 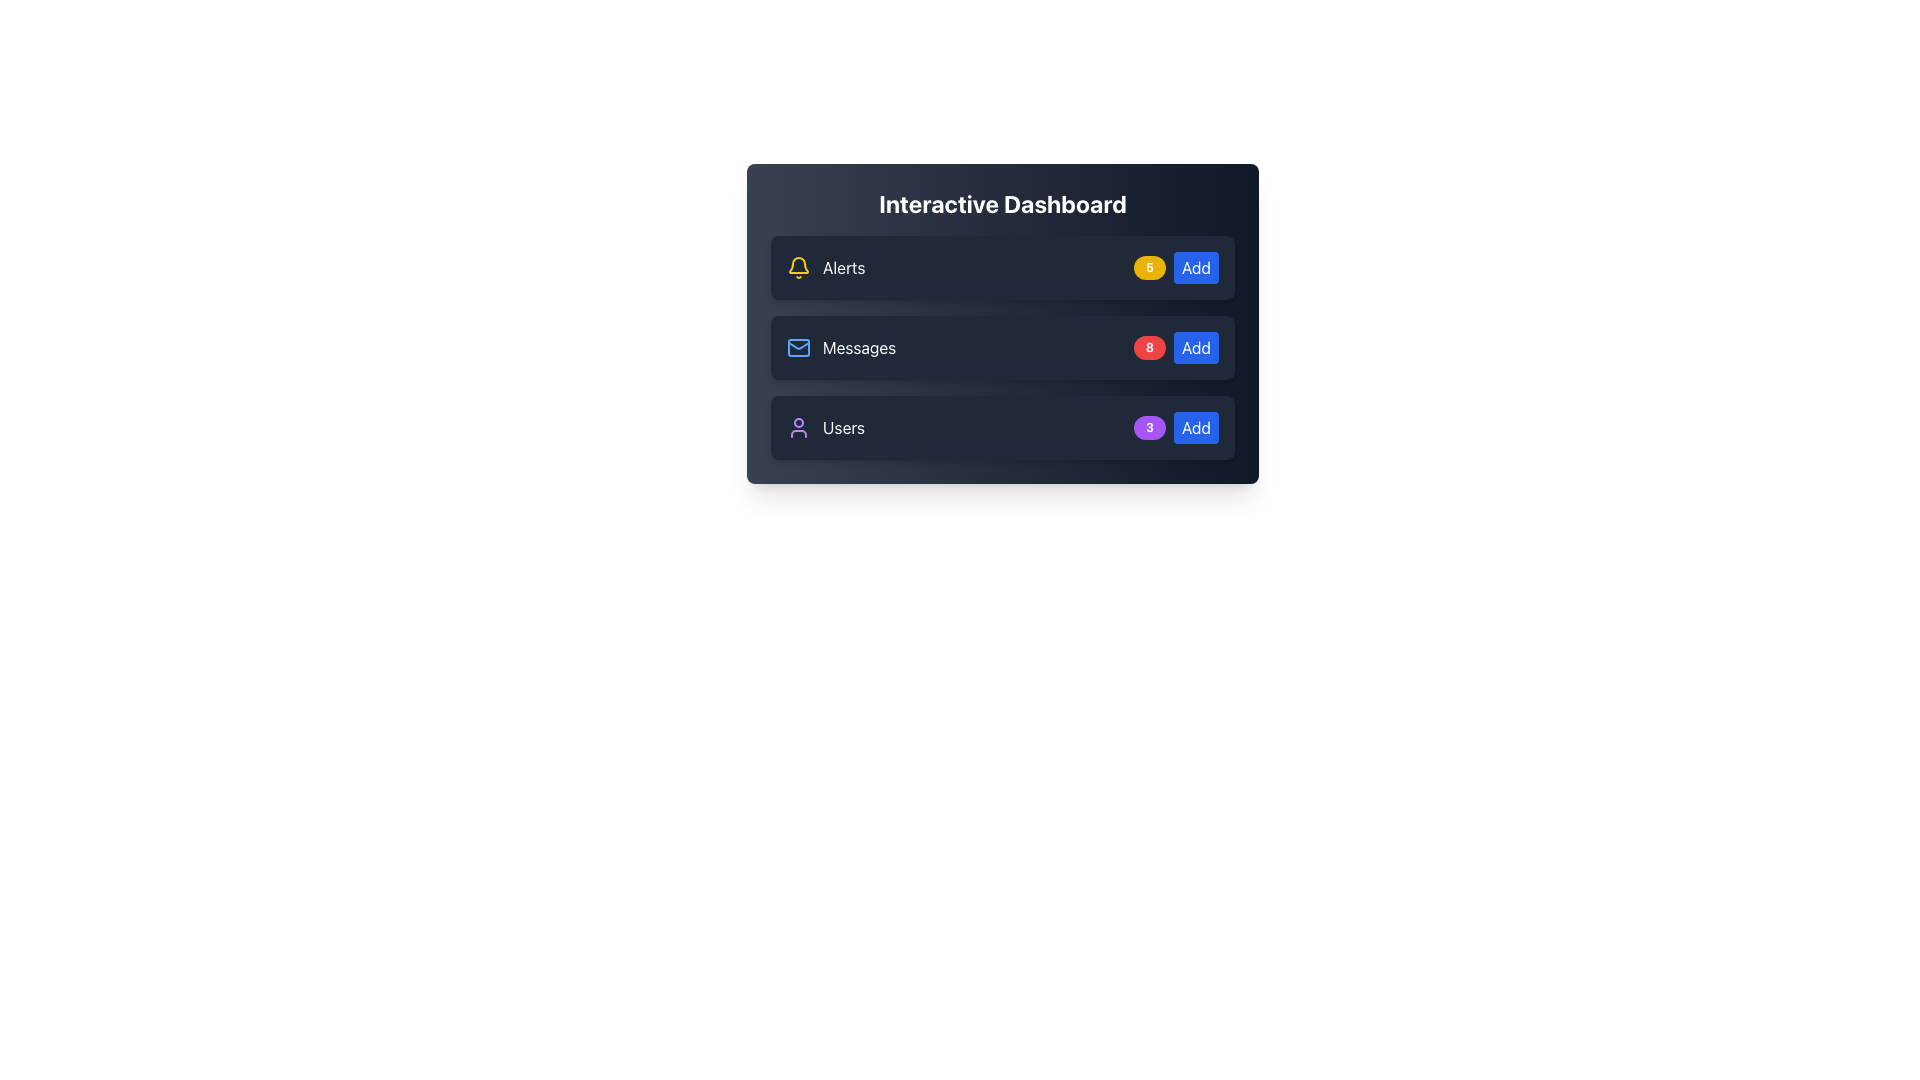 What do you see at coordinates (844, 266) in the screenshot?
I see `the 'Alerts' text label, which is displayed in white font on a dark rectangular background and is positioned to the right of a yellow bell icon, indicating notifications` at bounding box center [844, 266].